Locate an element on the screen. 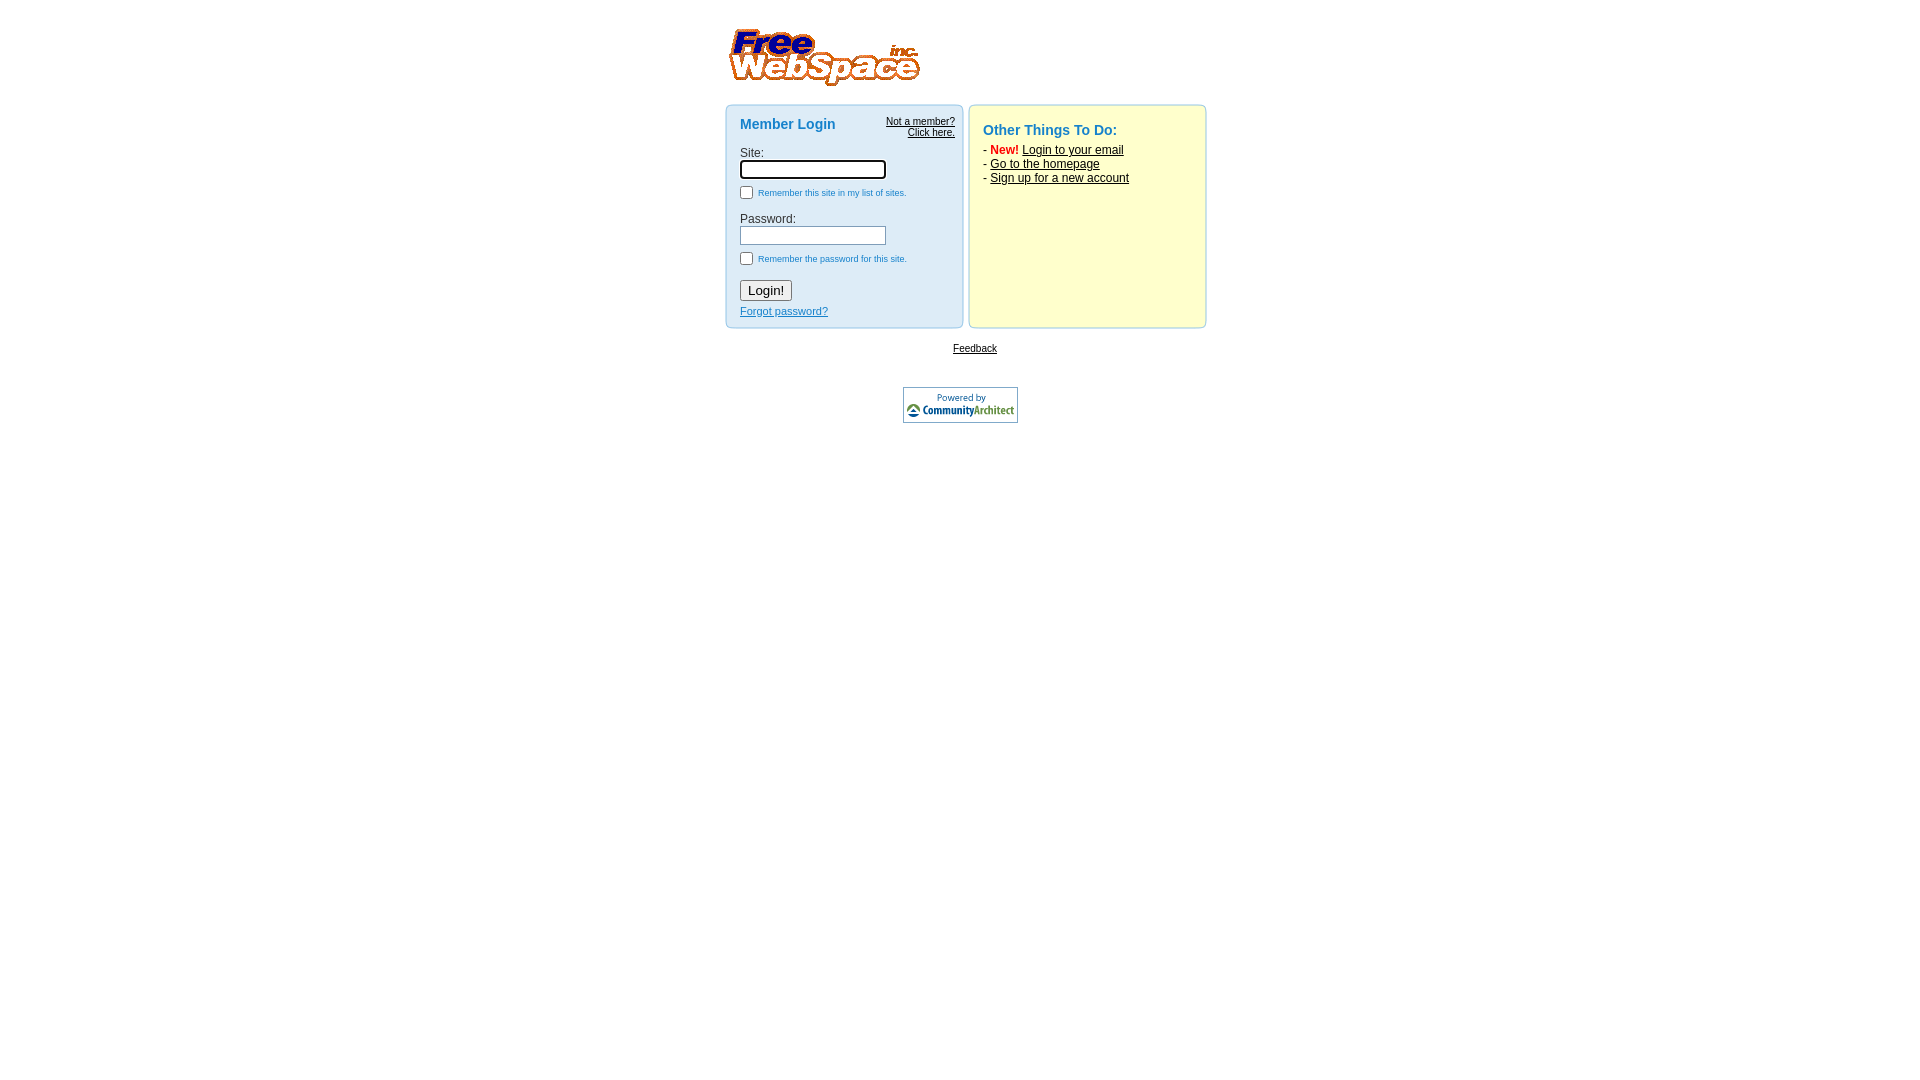  'Sign up for a new account' is located at coordinates (1058, 176).